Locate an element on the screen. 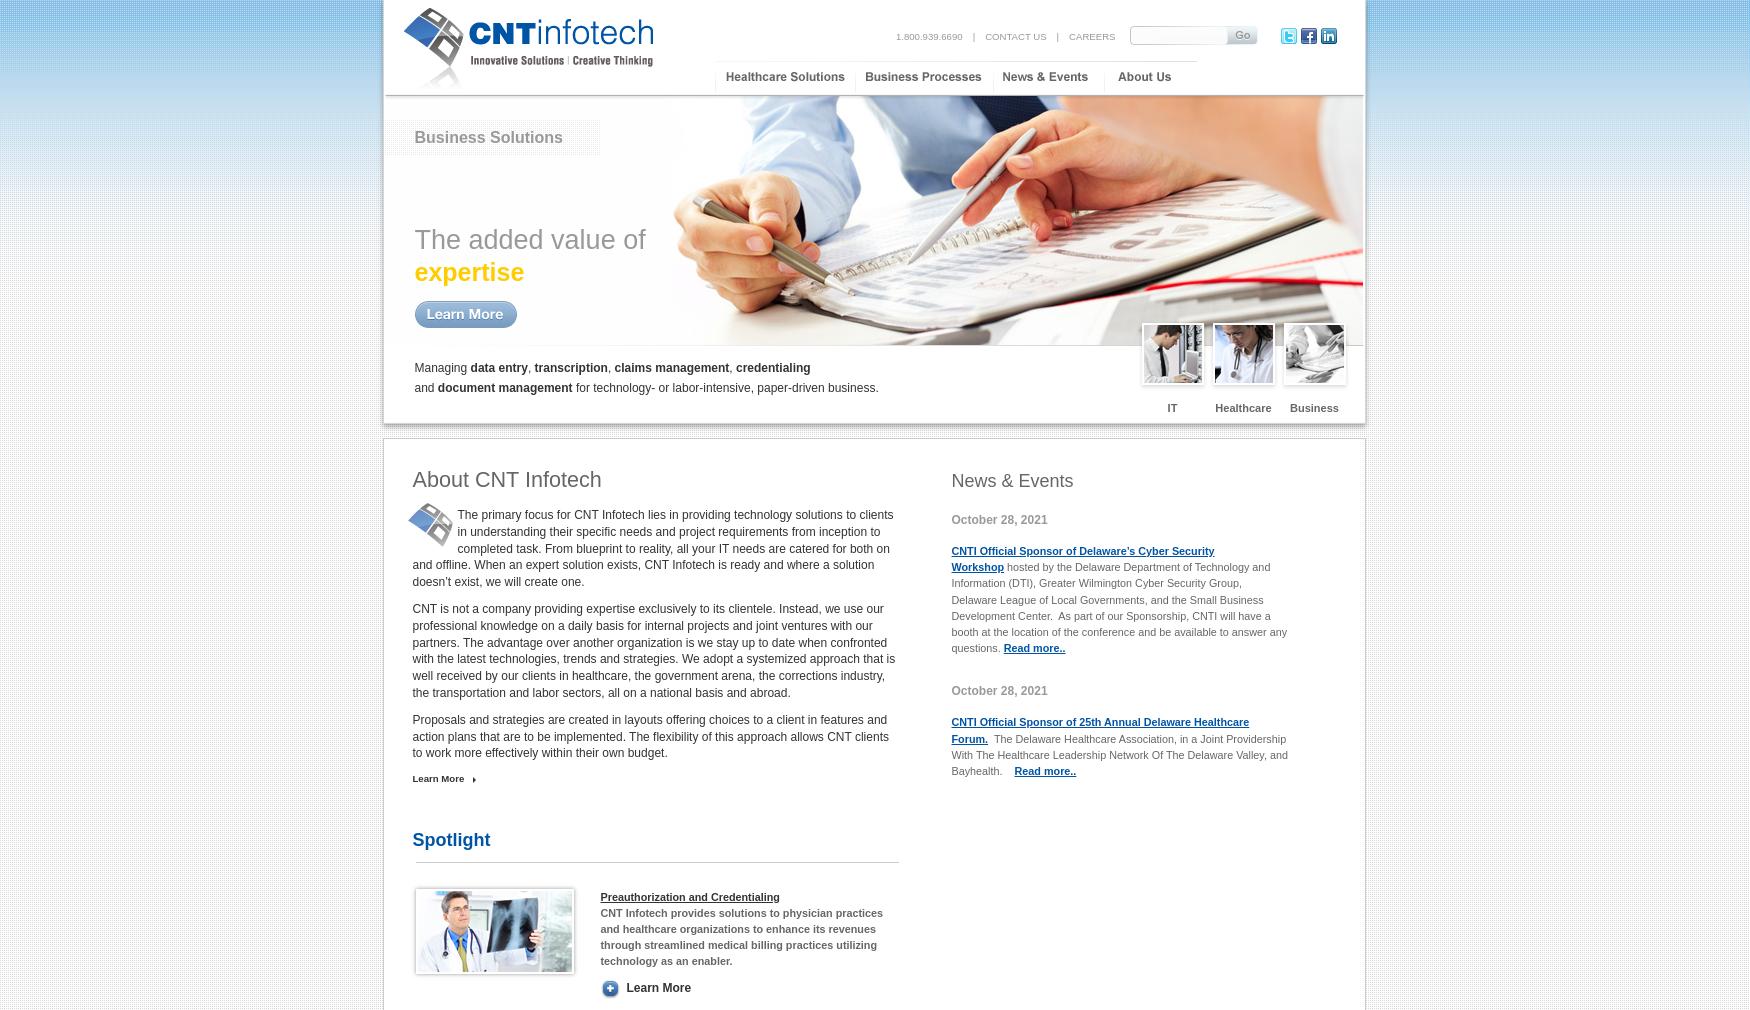  'Preauthorization and Credentialing' is located at coordinates (689, 895).